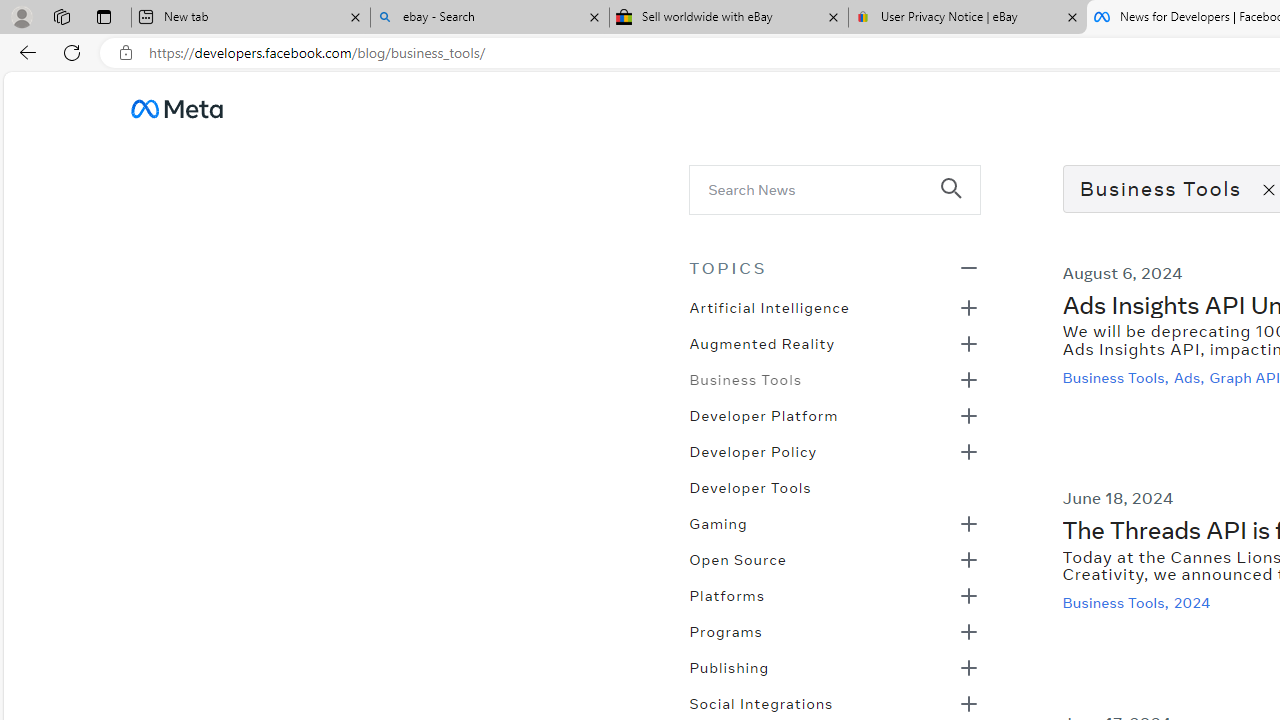 The image size is (1280, 720). Describe the element at coordinates (728, 17) in the screenshot. I see `'Sell worldwide with eBay'` at that location.